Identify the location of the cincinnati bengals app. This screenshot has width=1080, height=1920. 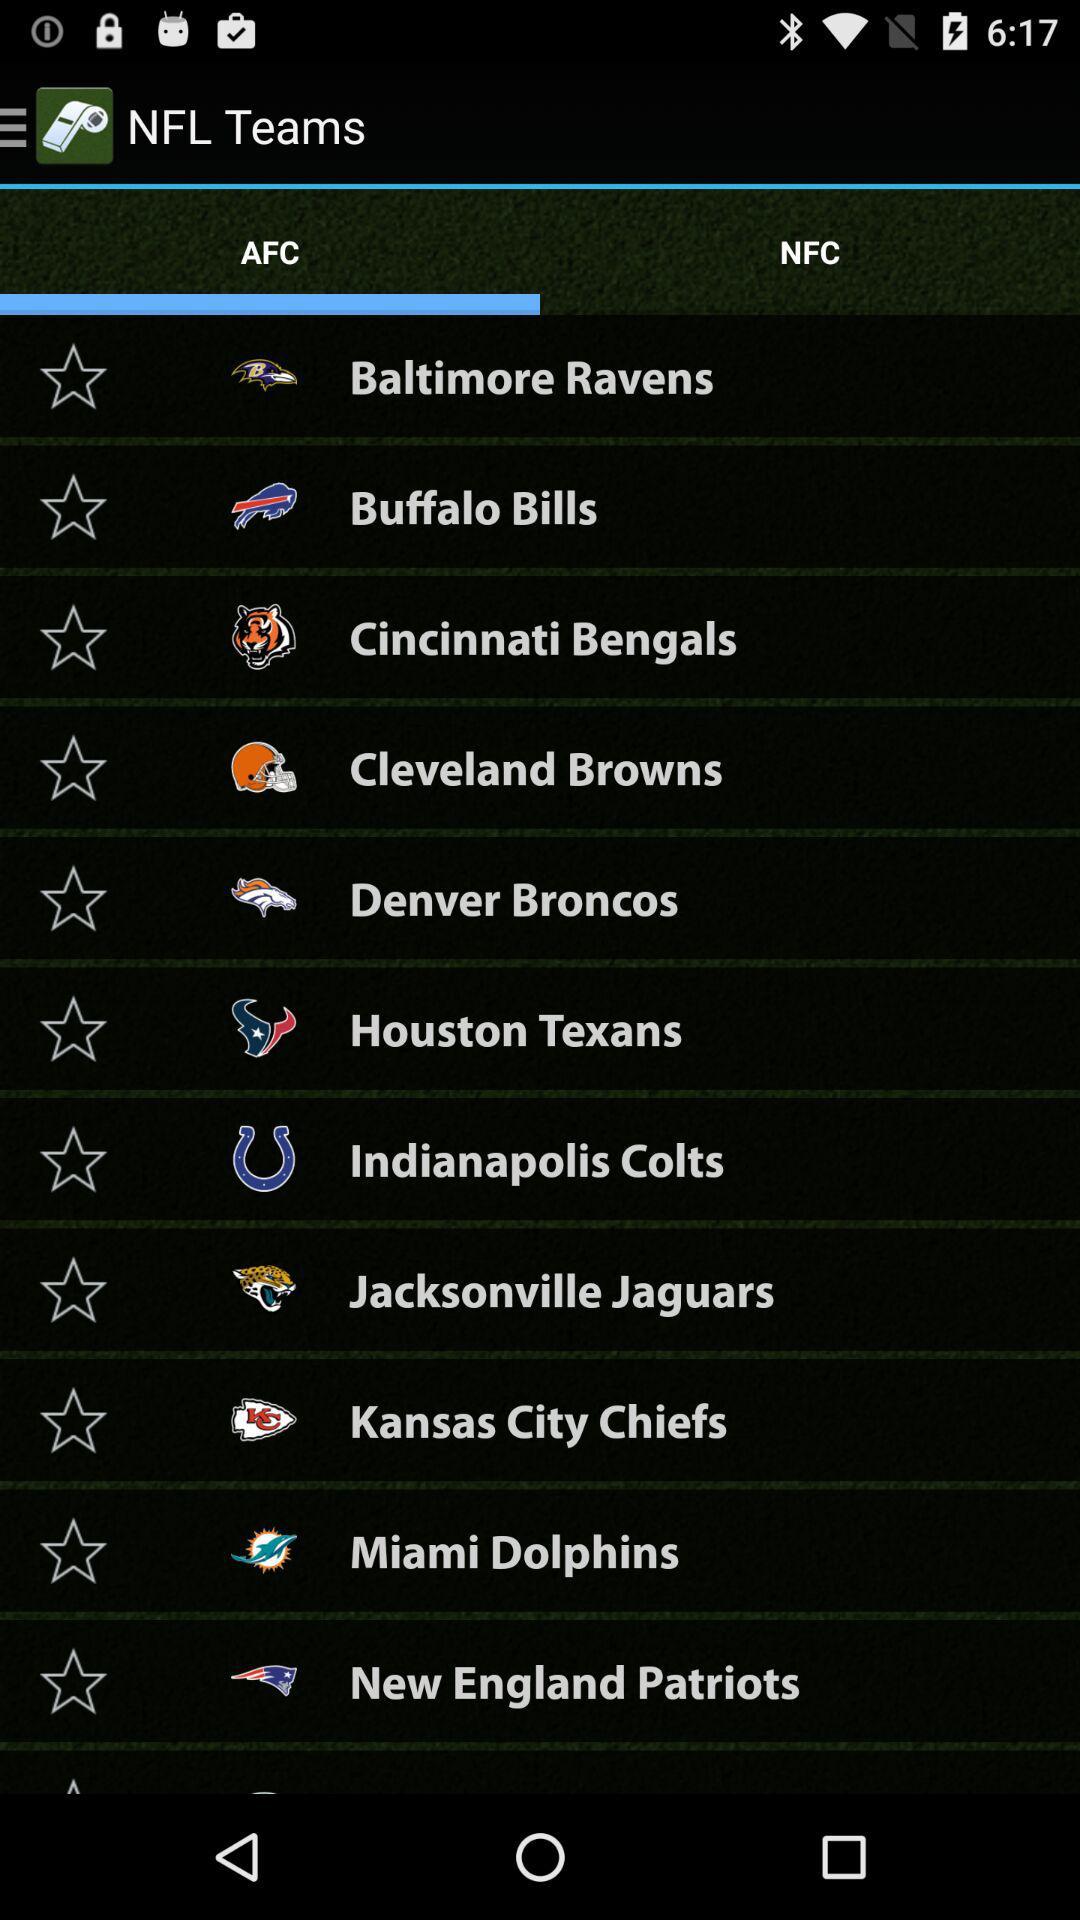
(543, 636).